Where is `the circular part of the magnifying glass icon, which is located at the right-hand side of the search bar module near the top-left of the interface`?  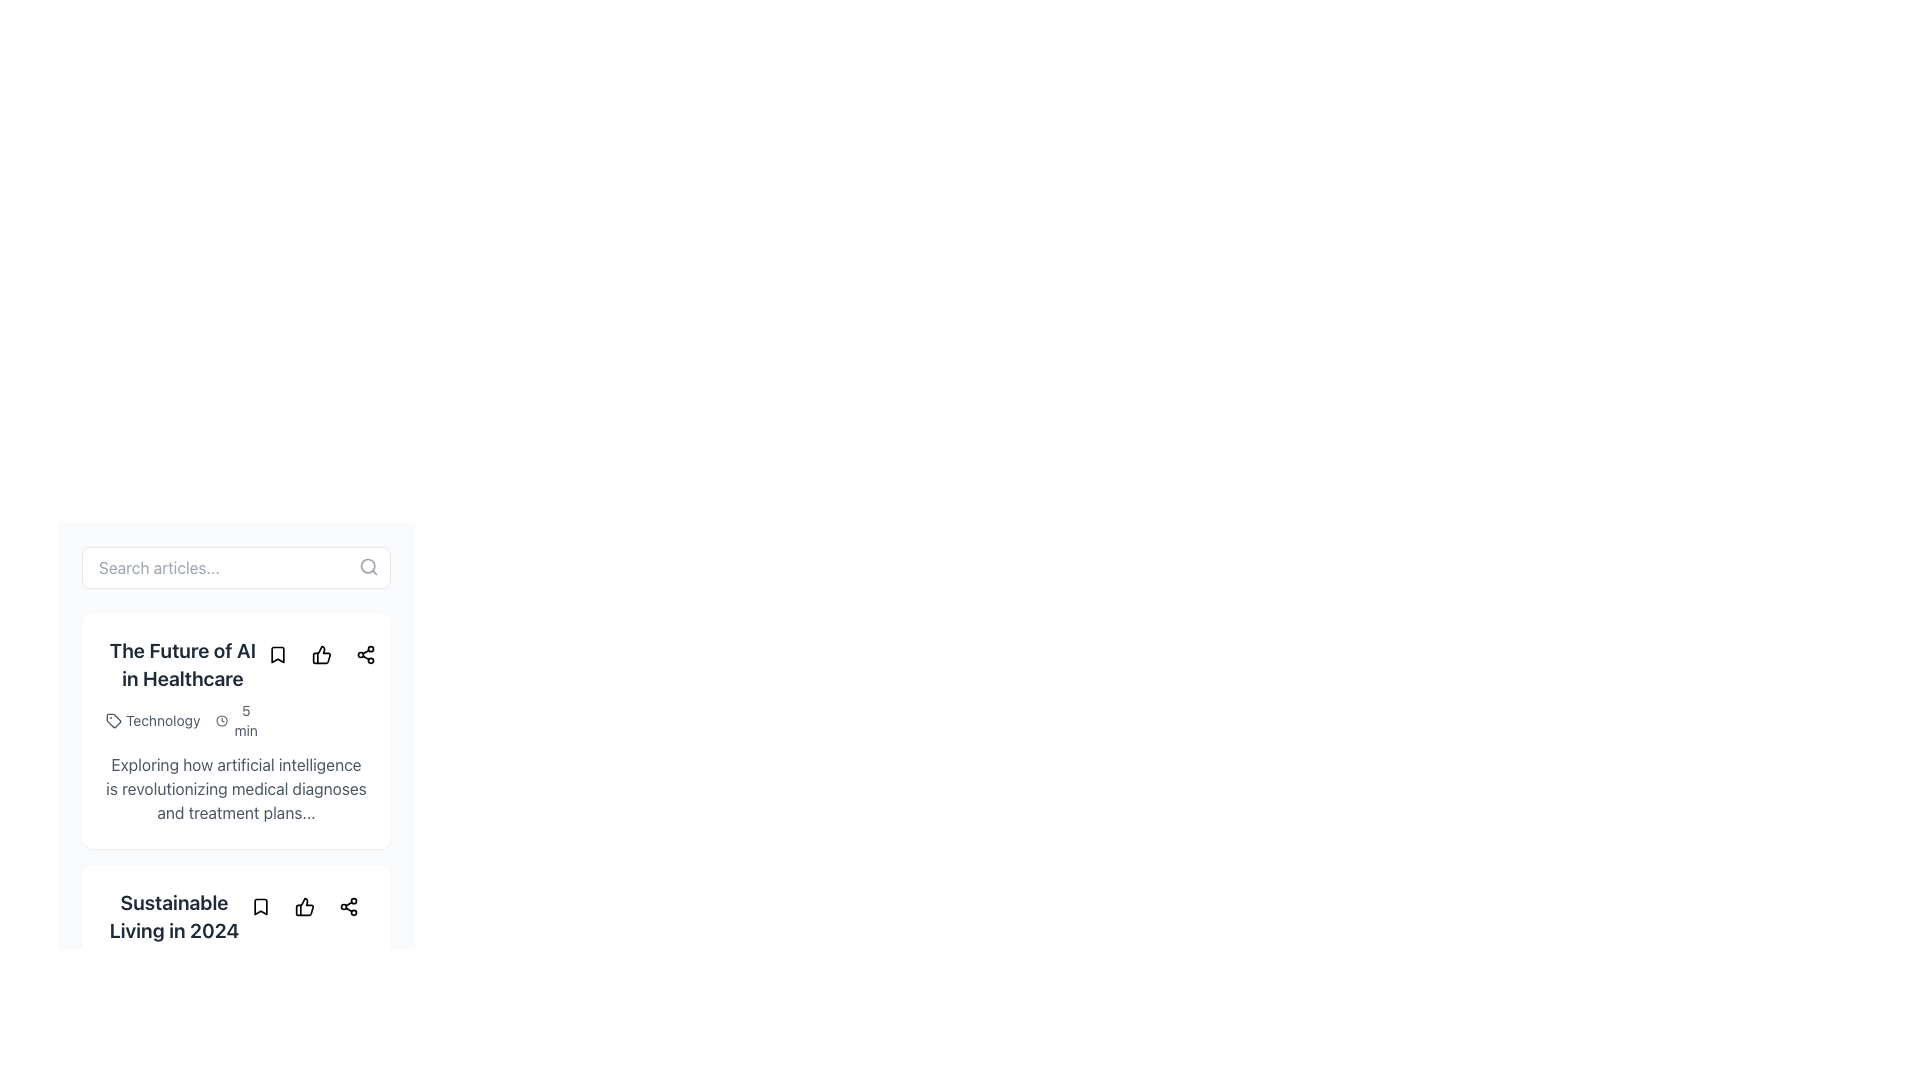 the circular part of the magnifying glass icon, which is located at the right-hand side of the search bar module near the top-left of the interface is located at coordinates (368, 566).